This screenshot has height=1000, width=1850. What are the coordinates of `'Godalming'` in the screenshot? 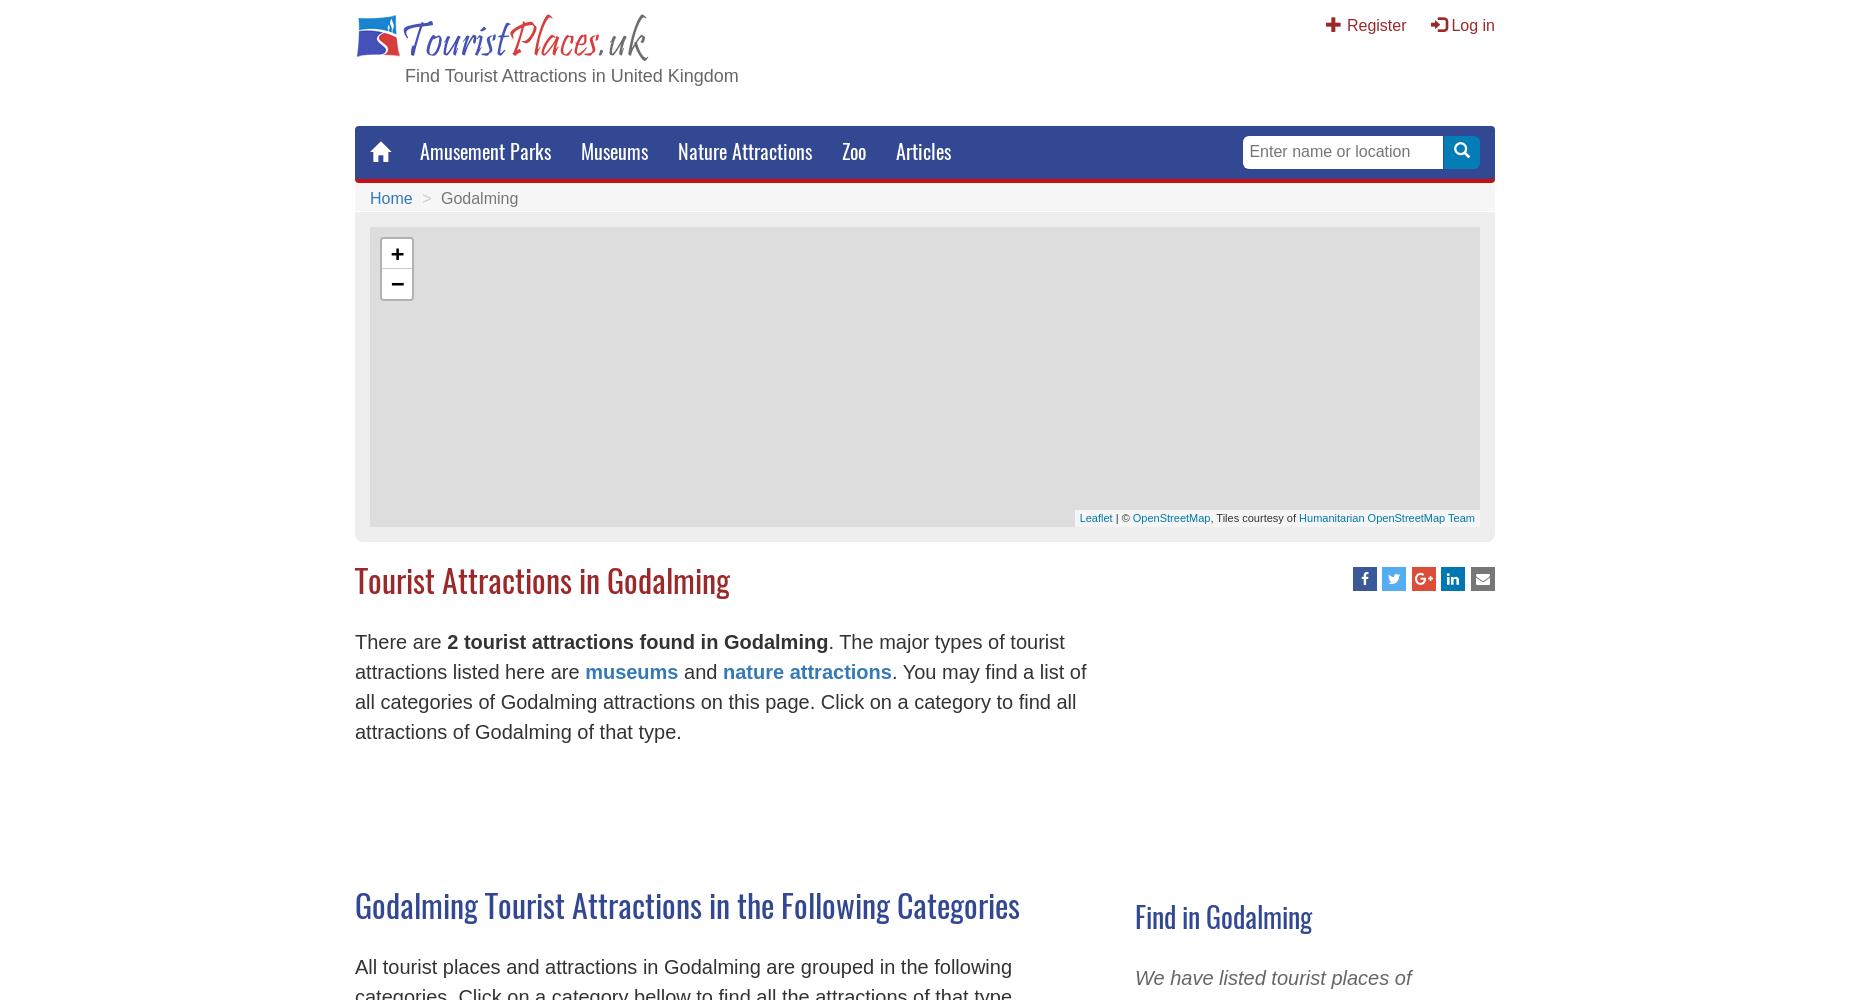 It's located at (478, 196).